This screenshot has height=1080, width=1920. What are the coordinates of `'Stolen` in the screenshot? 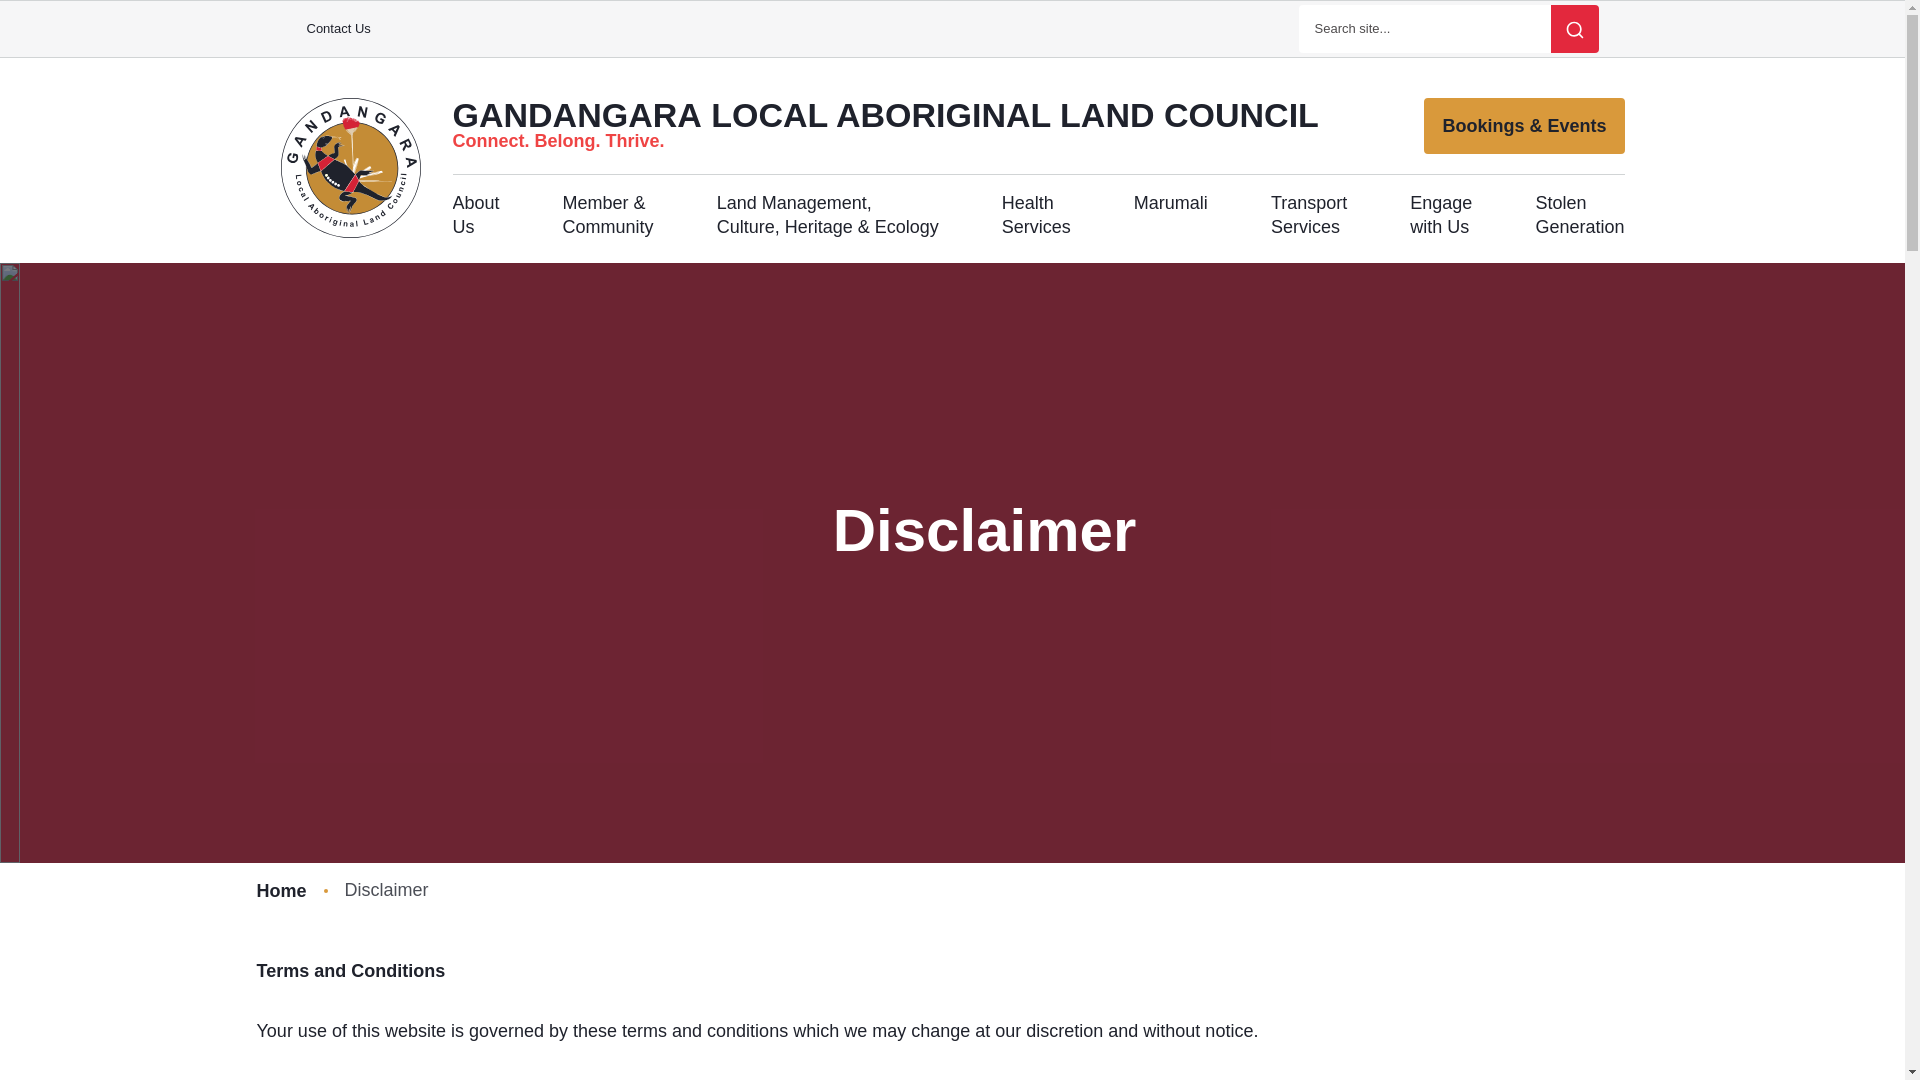 It's located at (1578, 215).